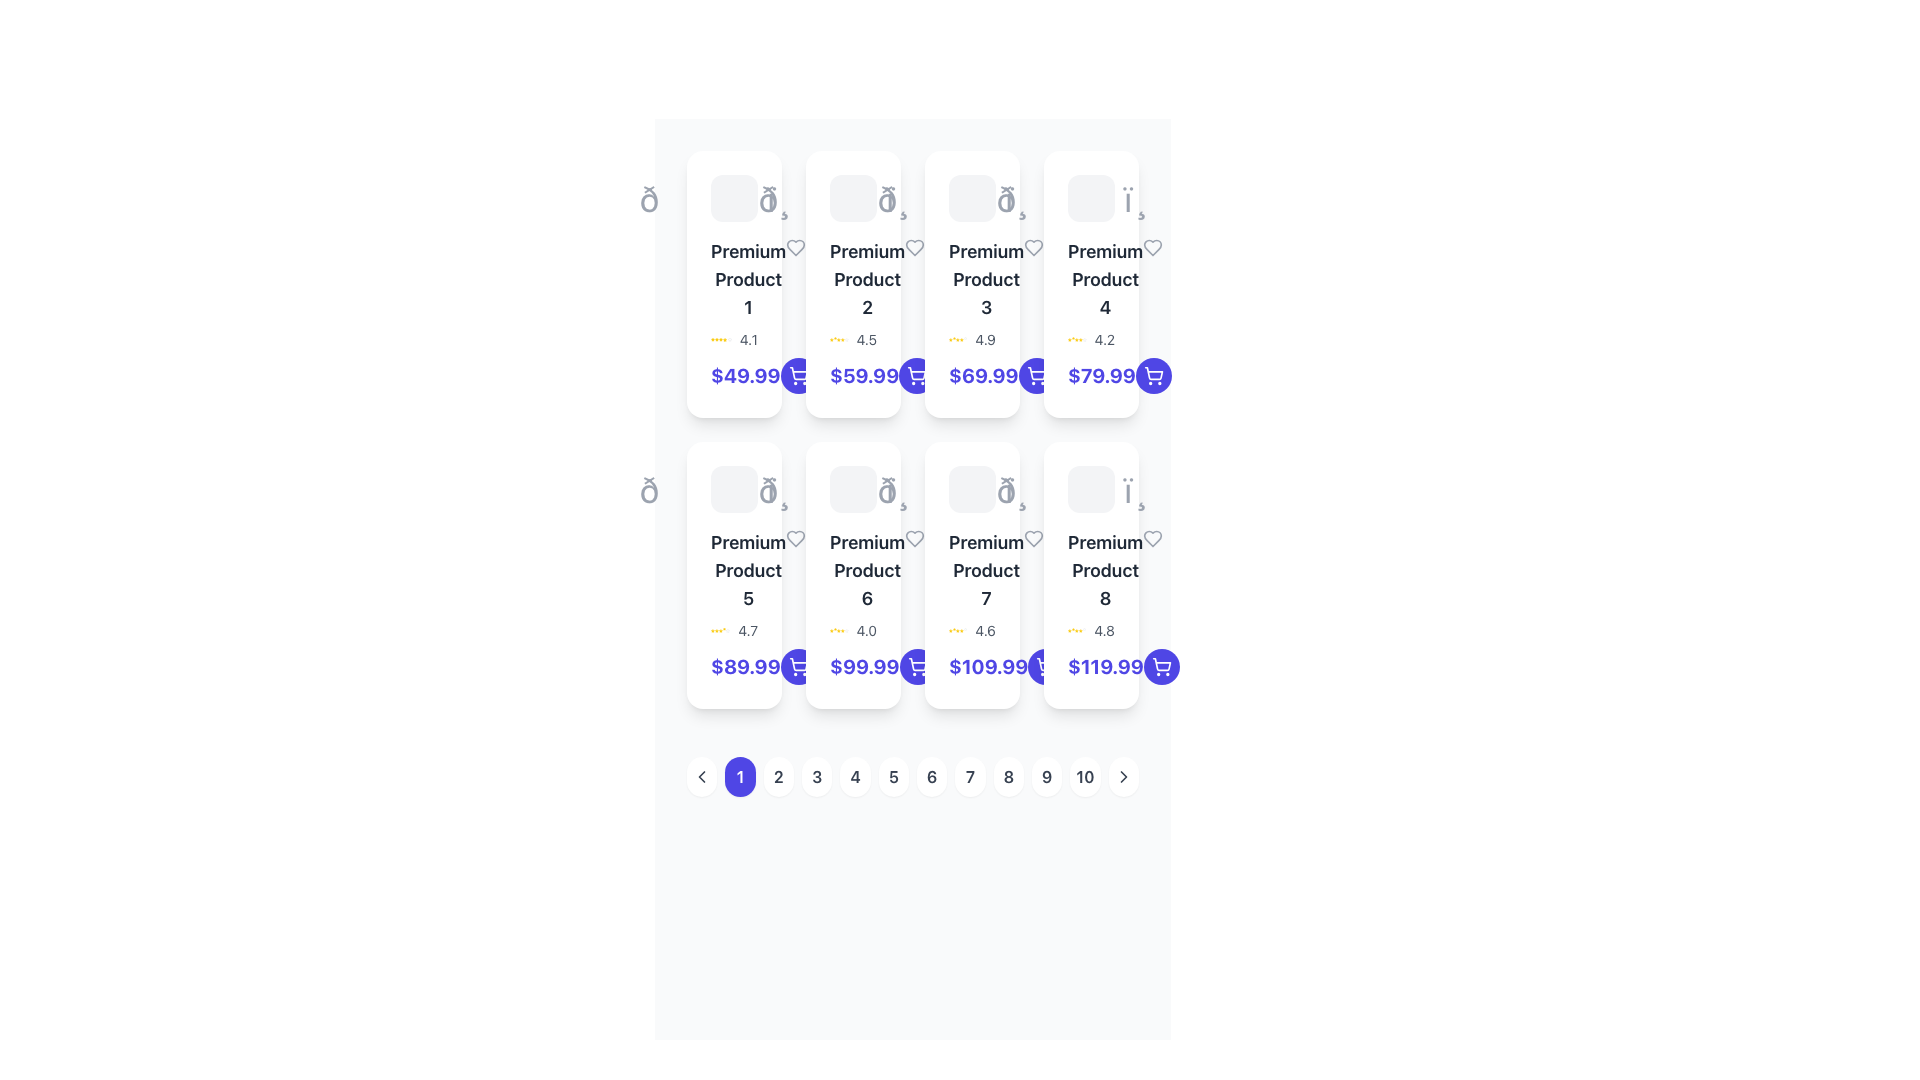  Describe the element at coordinates (747, 280) in the screenshot. I see `the product` at that location.